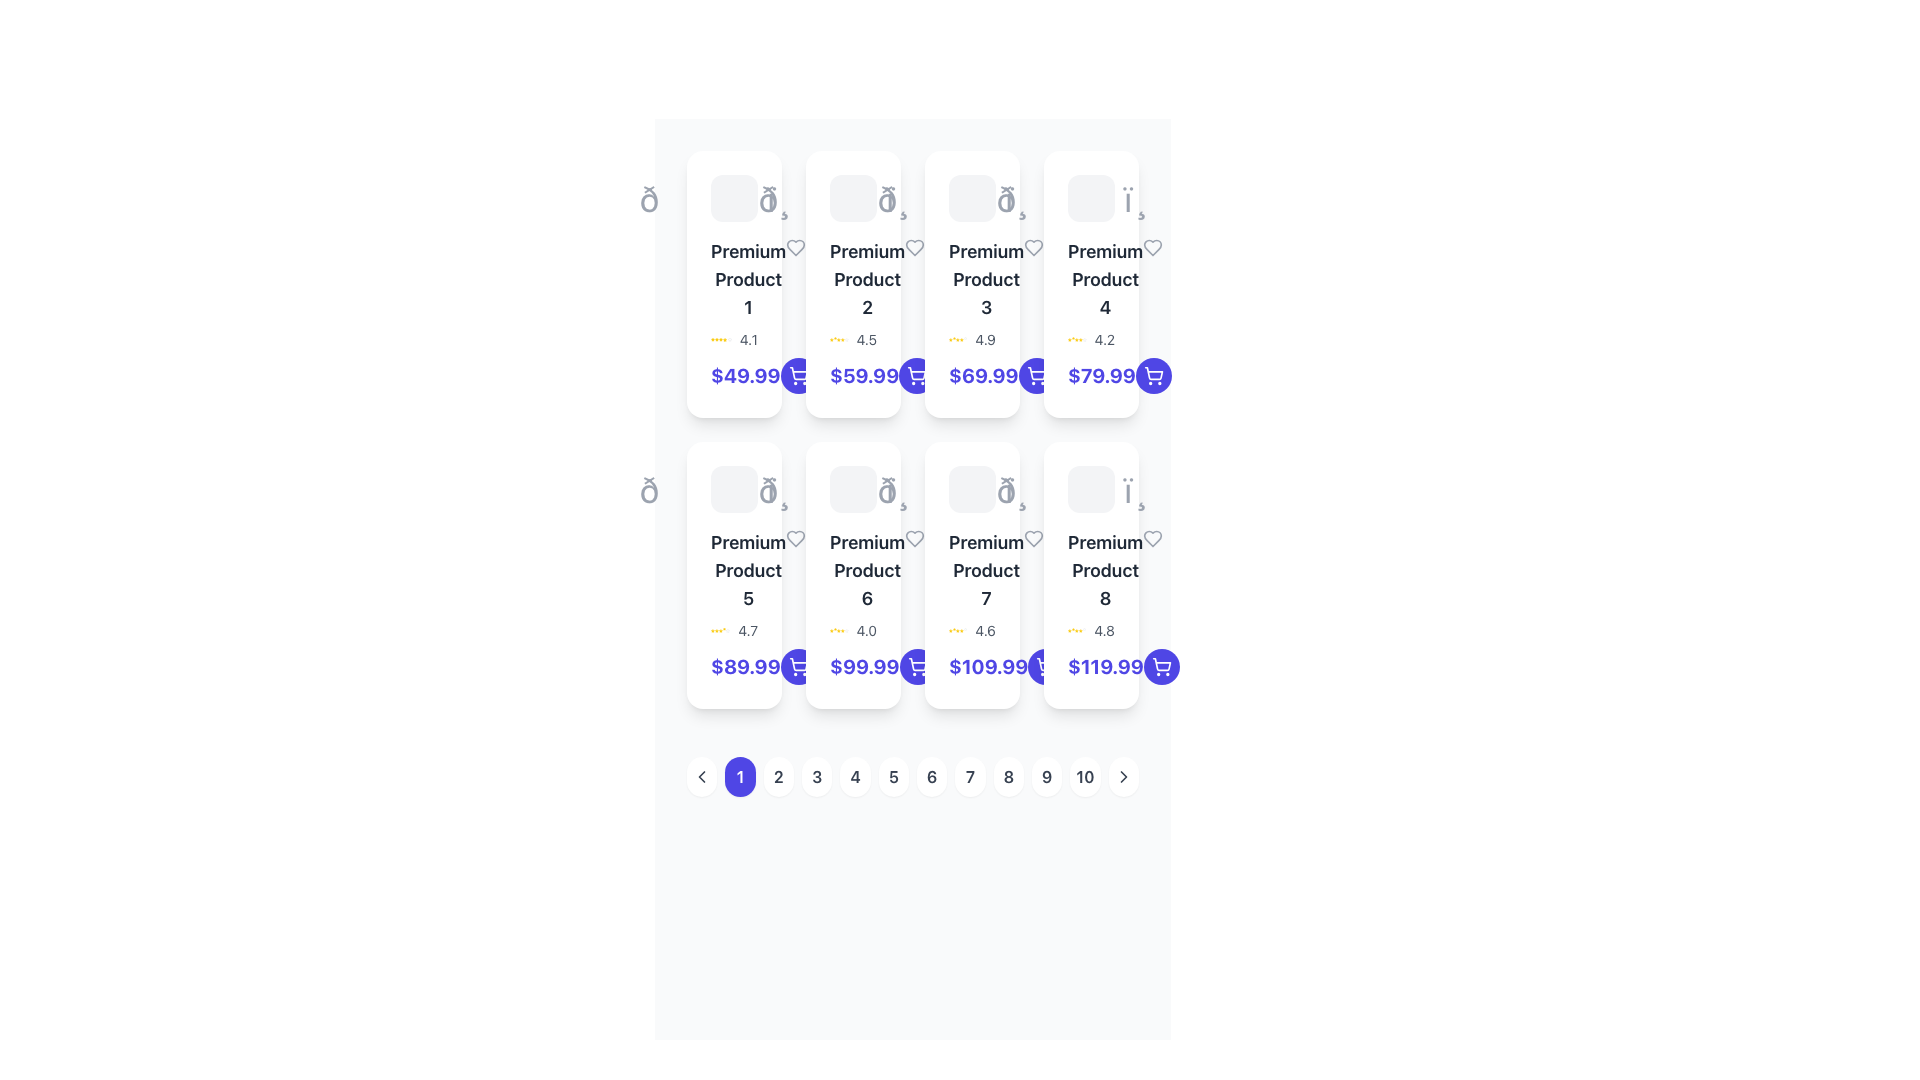  Describe the element at coordinates (747, 280) in the screenshot. I see `the product` at that location.